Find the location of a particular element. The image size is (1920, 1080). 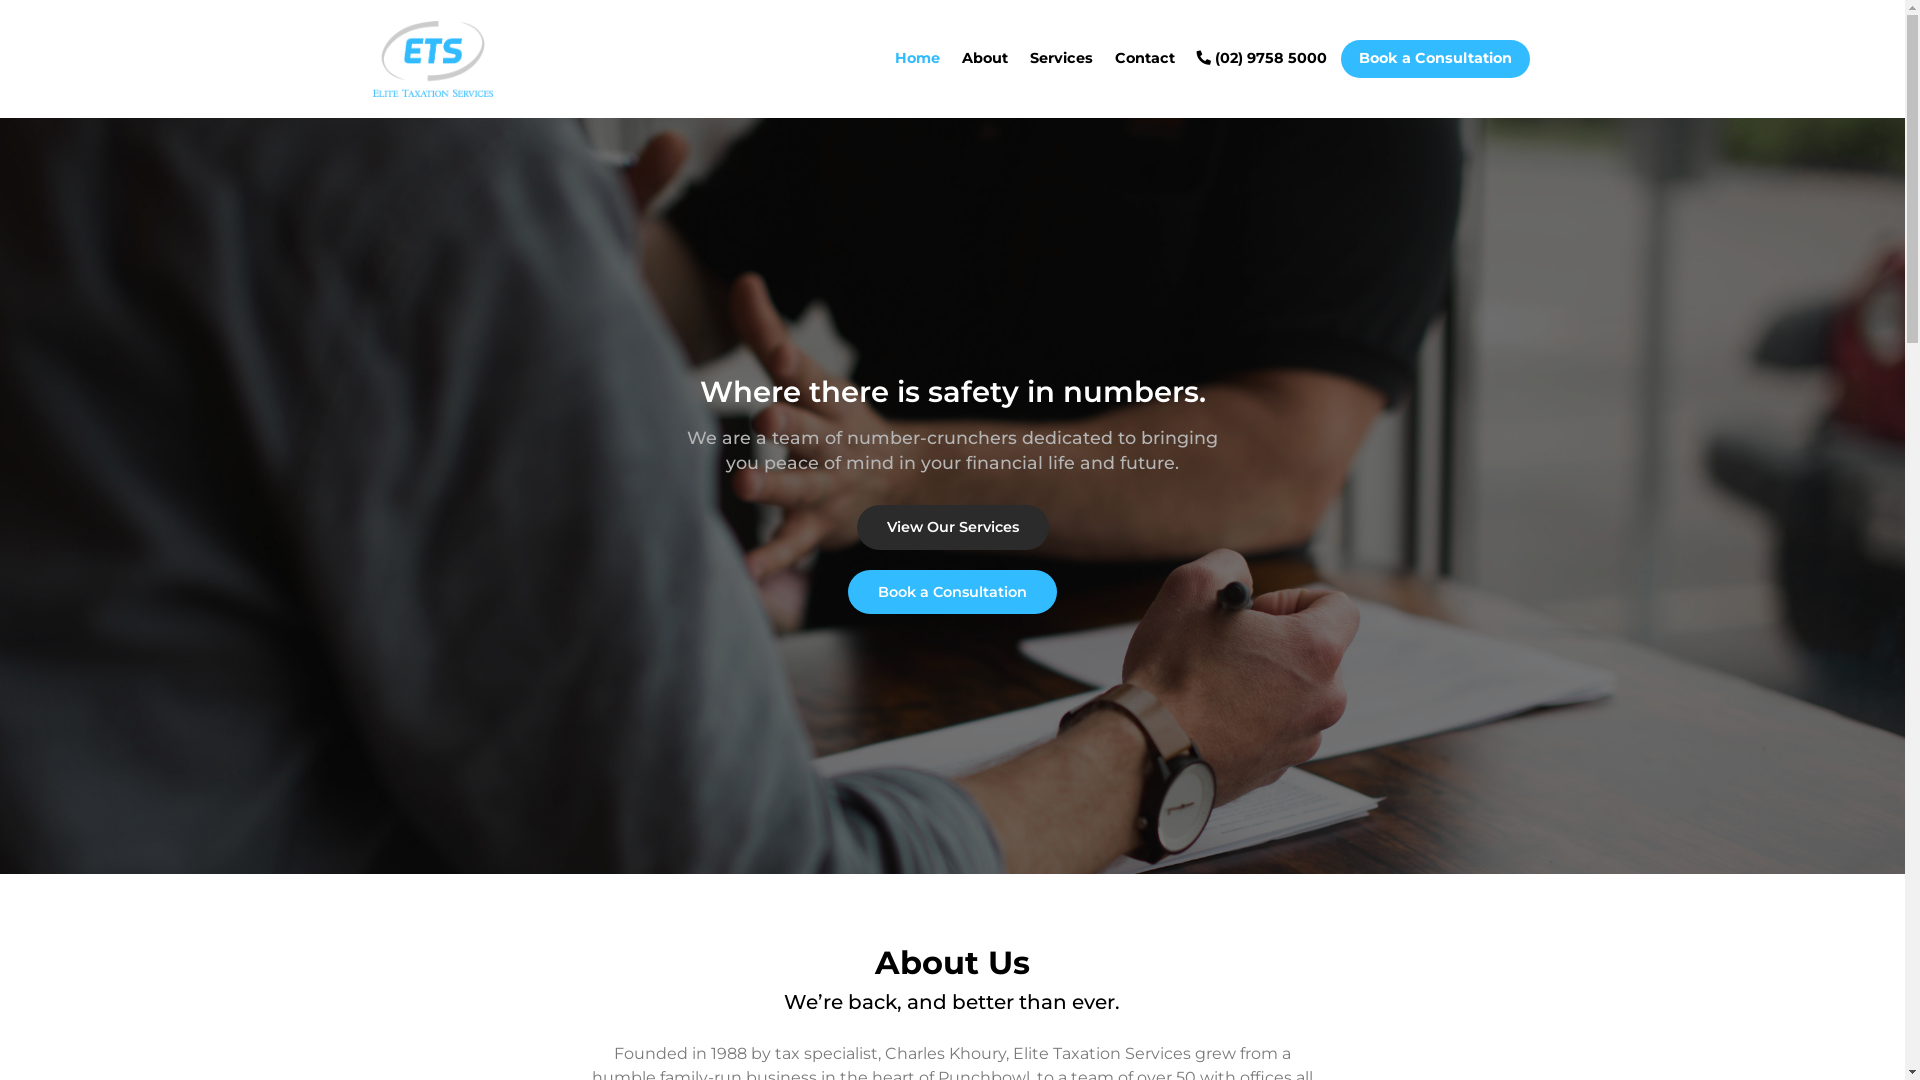

'(02) 9758 5000' is located at coordinates (1260, 57).